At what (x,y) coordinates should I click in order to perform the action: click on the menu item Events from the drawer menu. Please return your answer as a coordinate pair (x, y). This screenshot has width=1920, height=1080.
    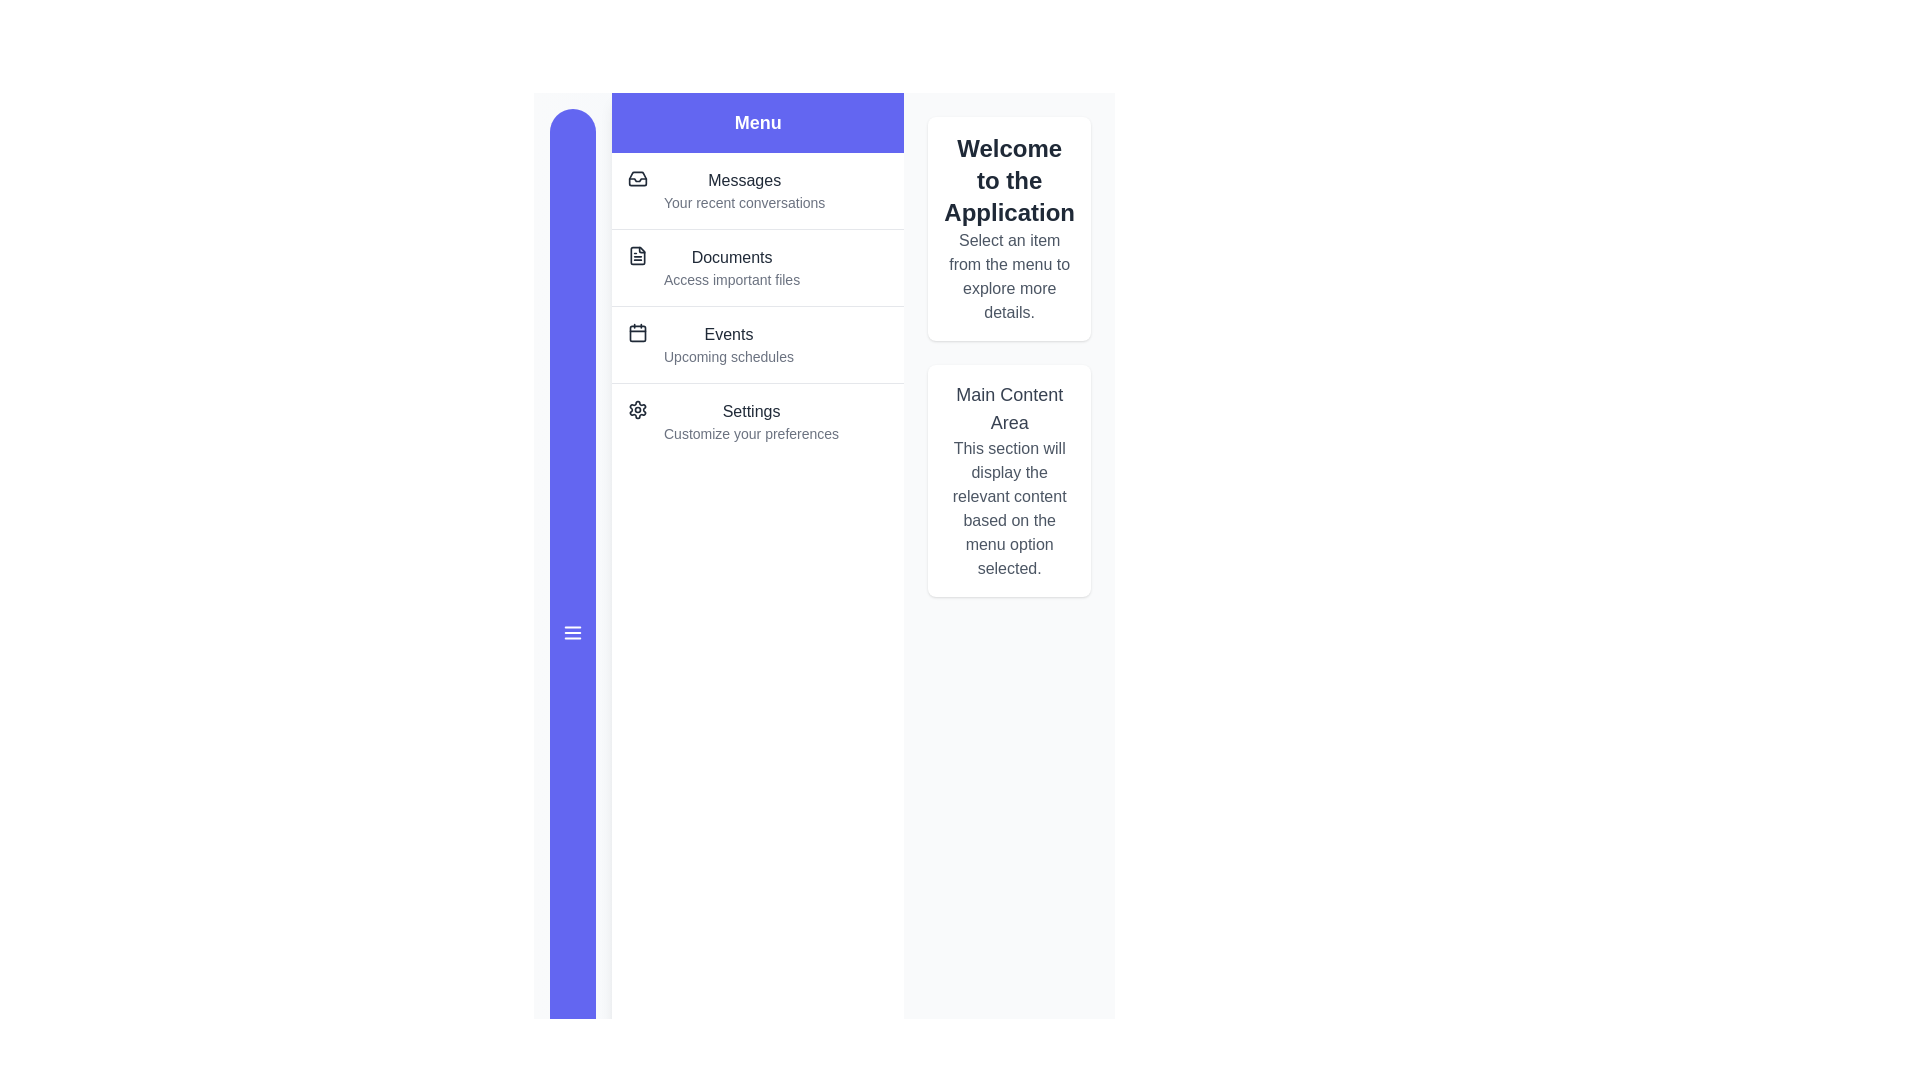
    Looking at the image, I should click on (757, 343).